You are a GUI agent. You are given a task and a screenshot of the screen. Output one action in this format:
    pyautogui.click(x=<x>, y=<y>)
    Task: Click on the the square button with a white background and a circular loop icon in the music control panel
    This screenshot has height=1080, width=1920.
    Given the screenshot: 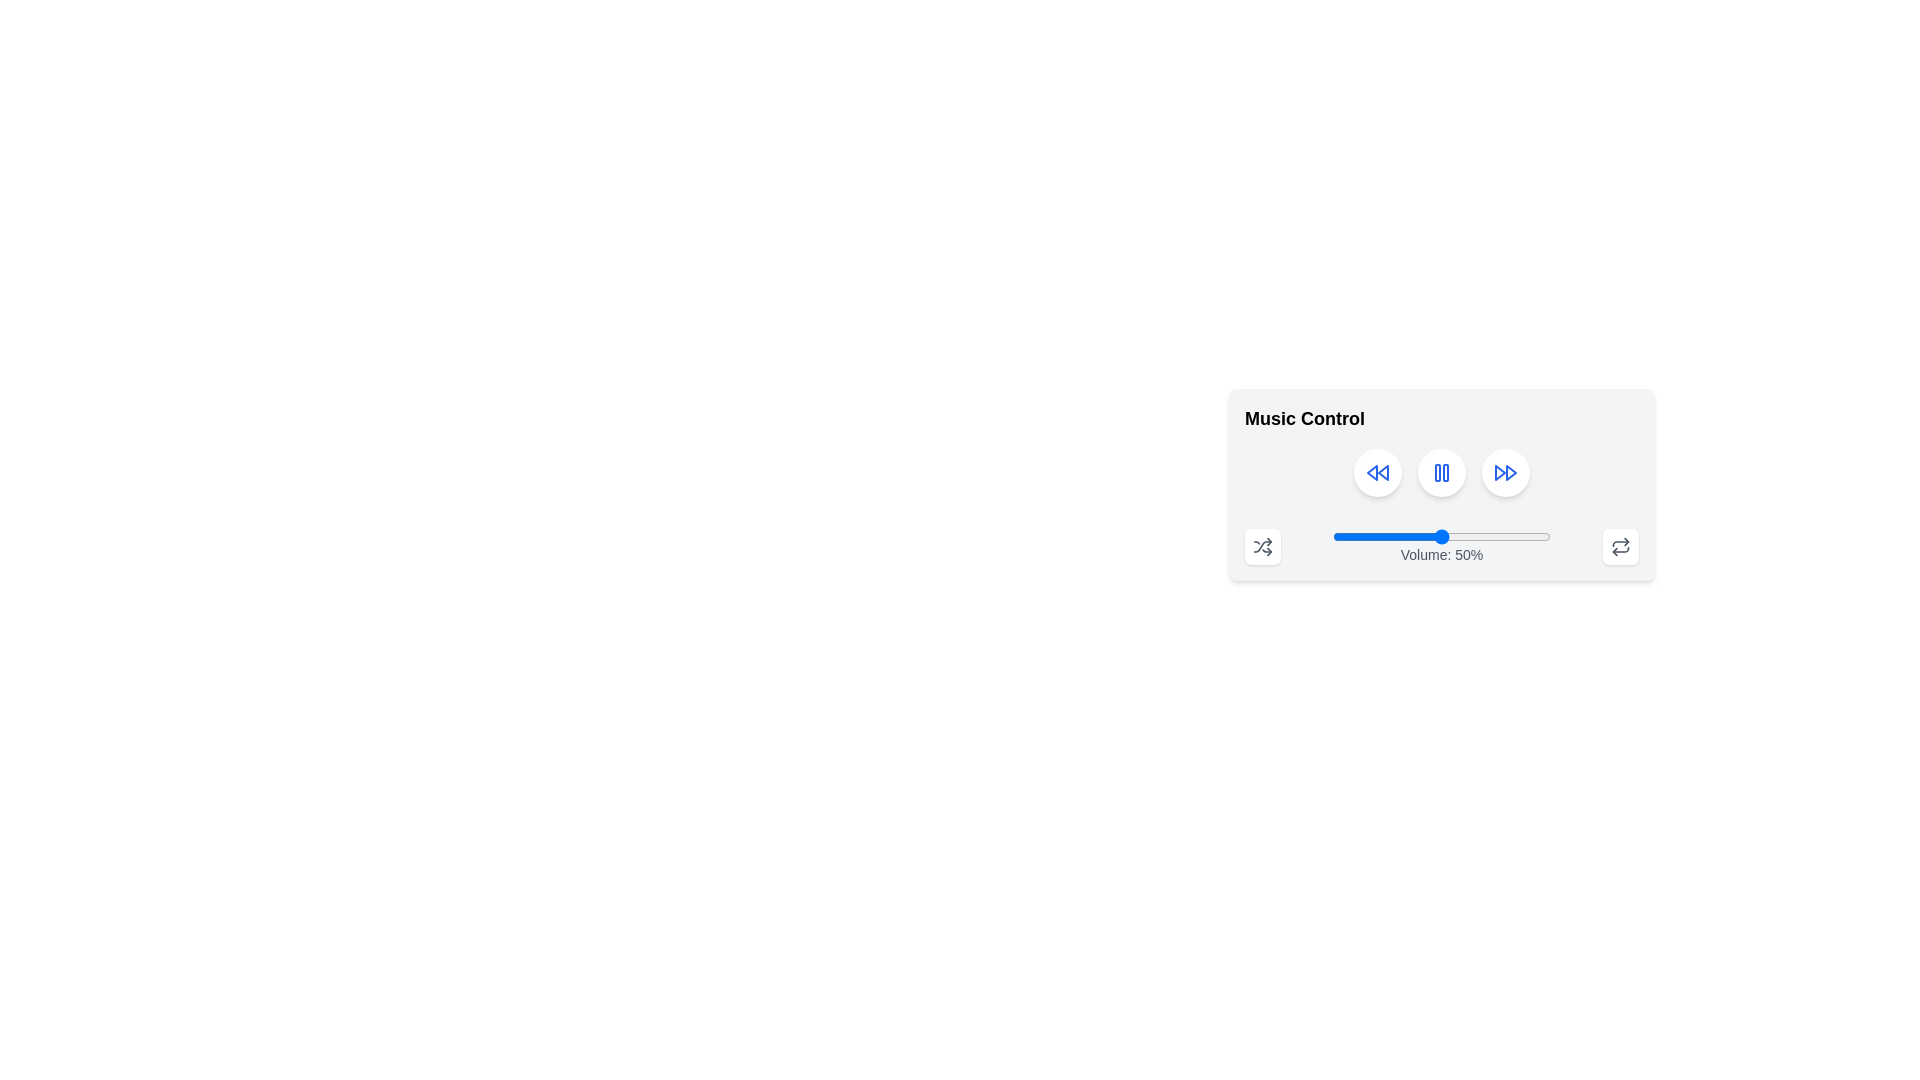 What is the action you would take?
    pyautogui.click(x=1621, y=547)
    